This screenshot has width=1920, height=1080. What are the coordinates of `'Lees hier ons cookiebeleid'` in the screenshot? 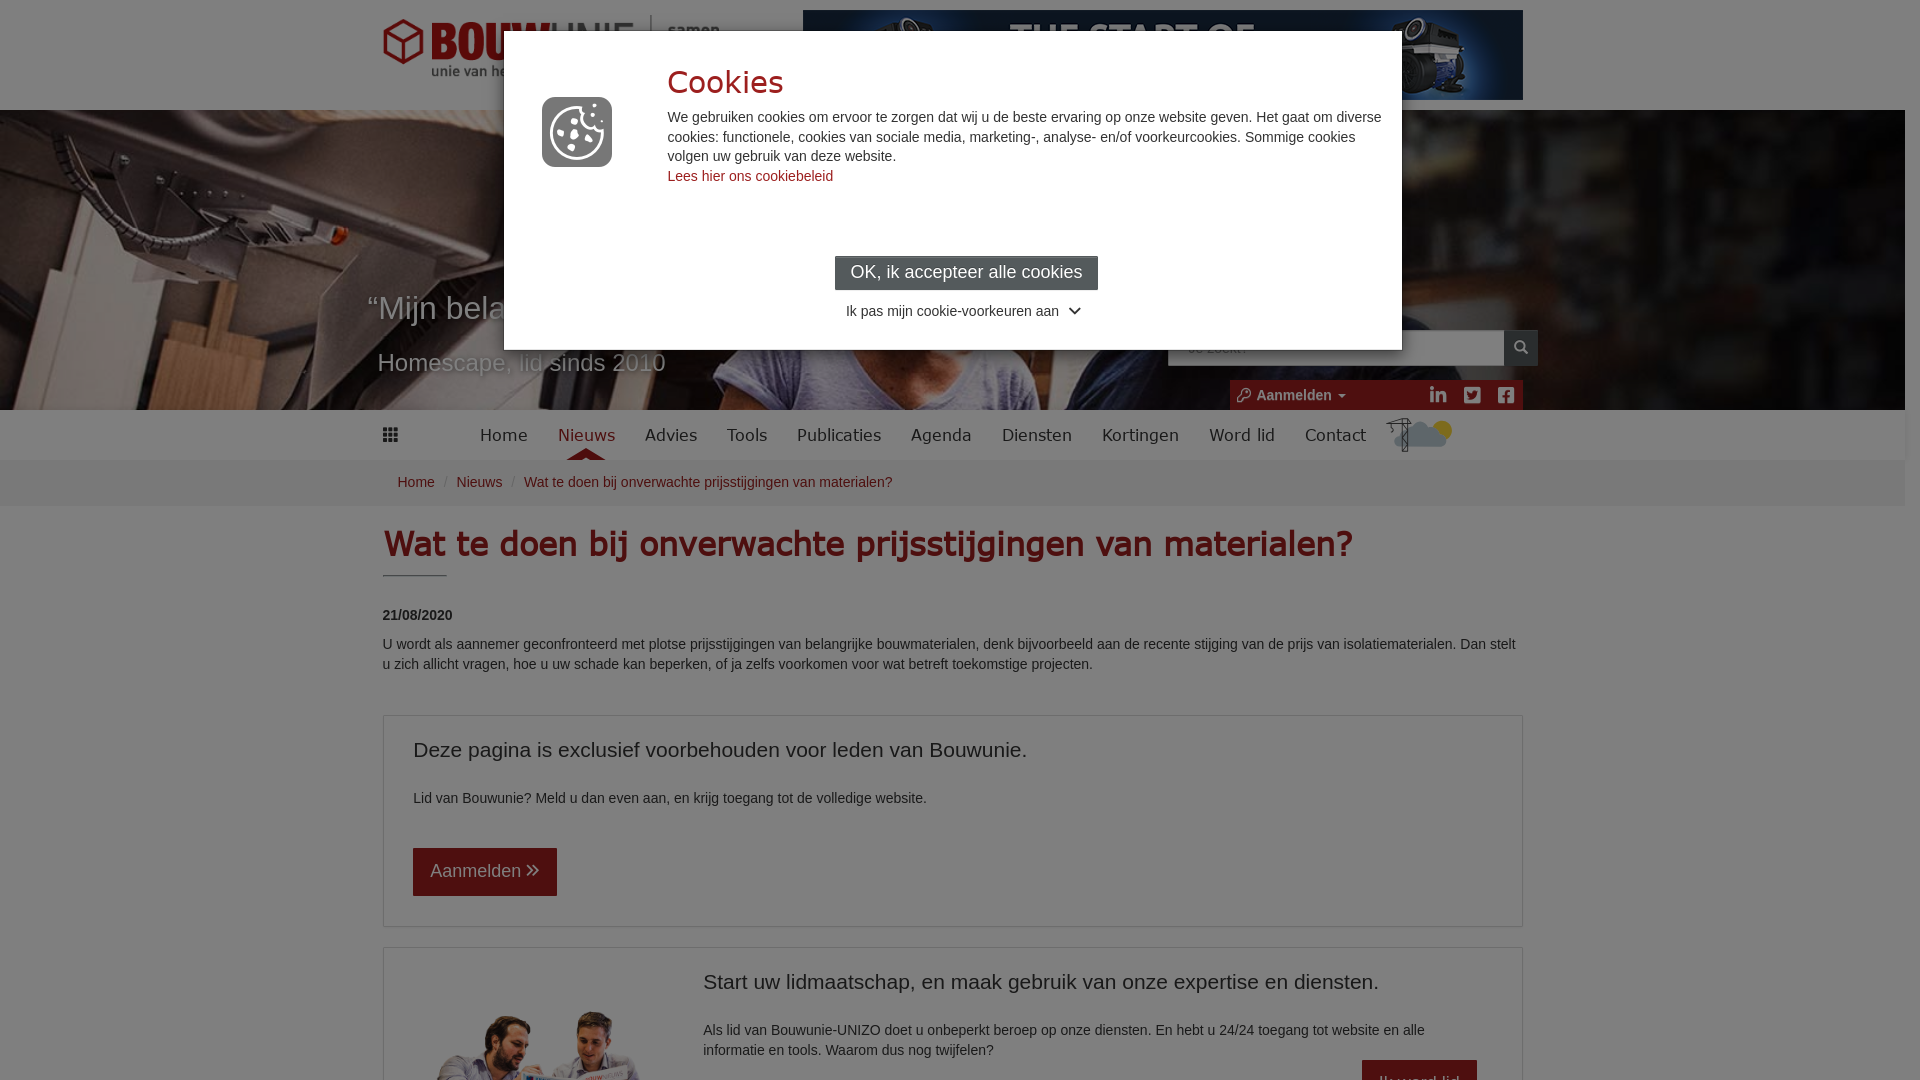 It's located at (667, 175).